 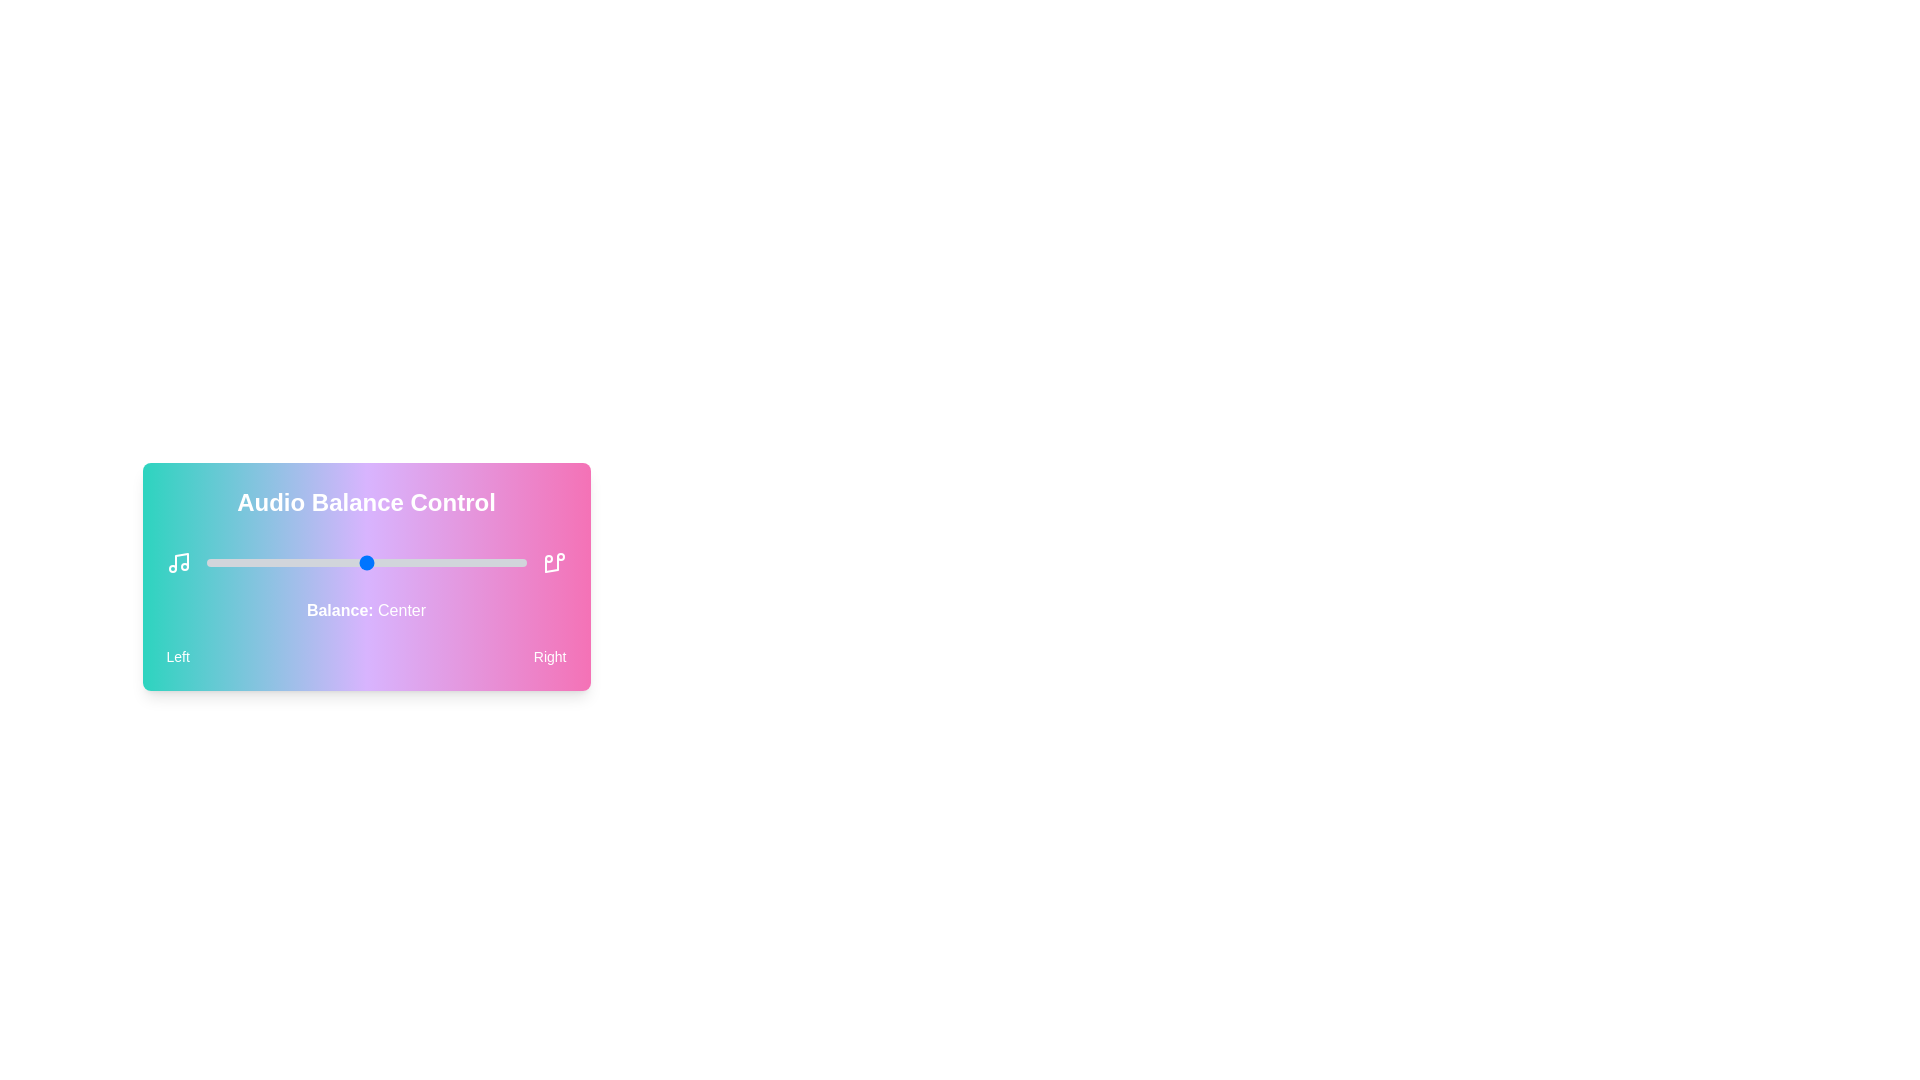 I want to click on the audio balance slider to 93 percent, so click(x=504, y=563).